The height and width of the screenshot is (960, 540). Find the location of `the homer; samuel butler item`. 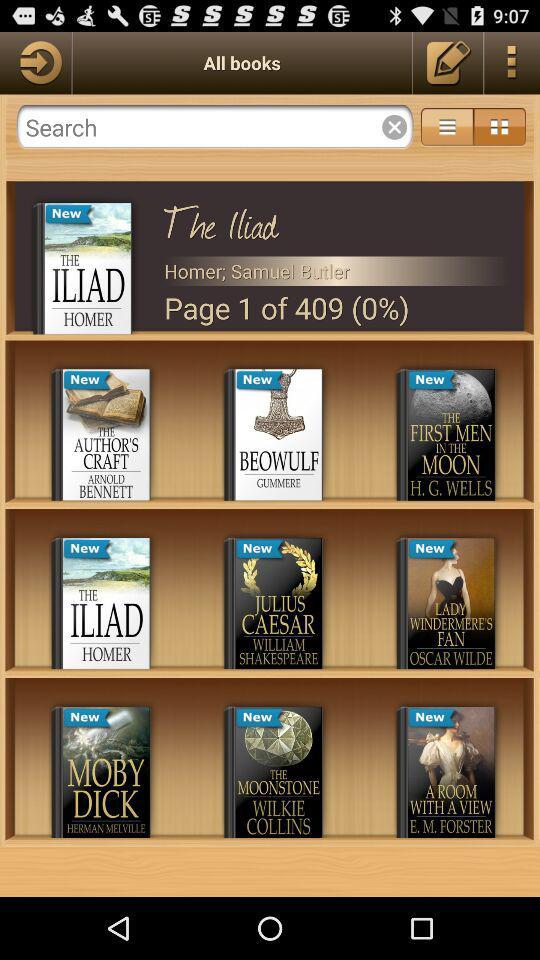

the homer; samuel butler item is located at coordinates (336, 270).